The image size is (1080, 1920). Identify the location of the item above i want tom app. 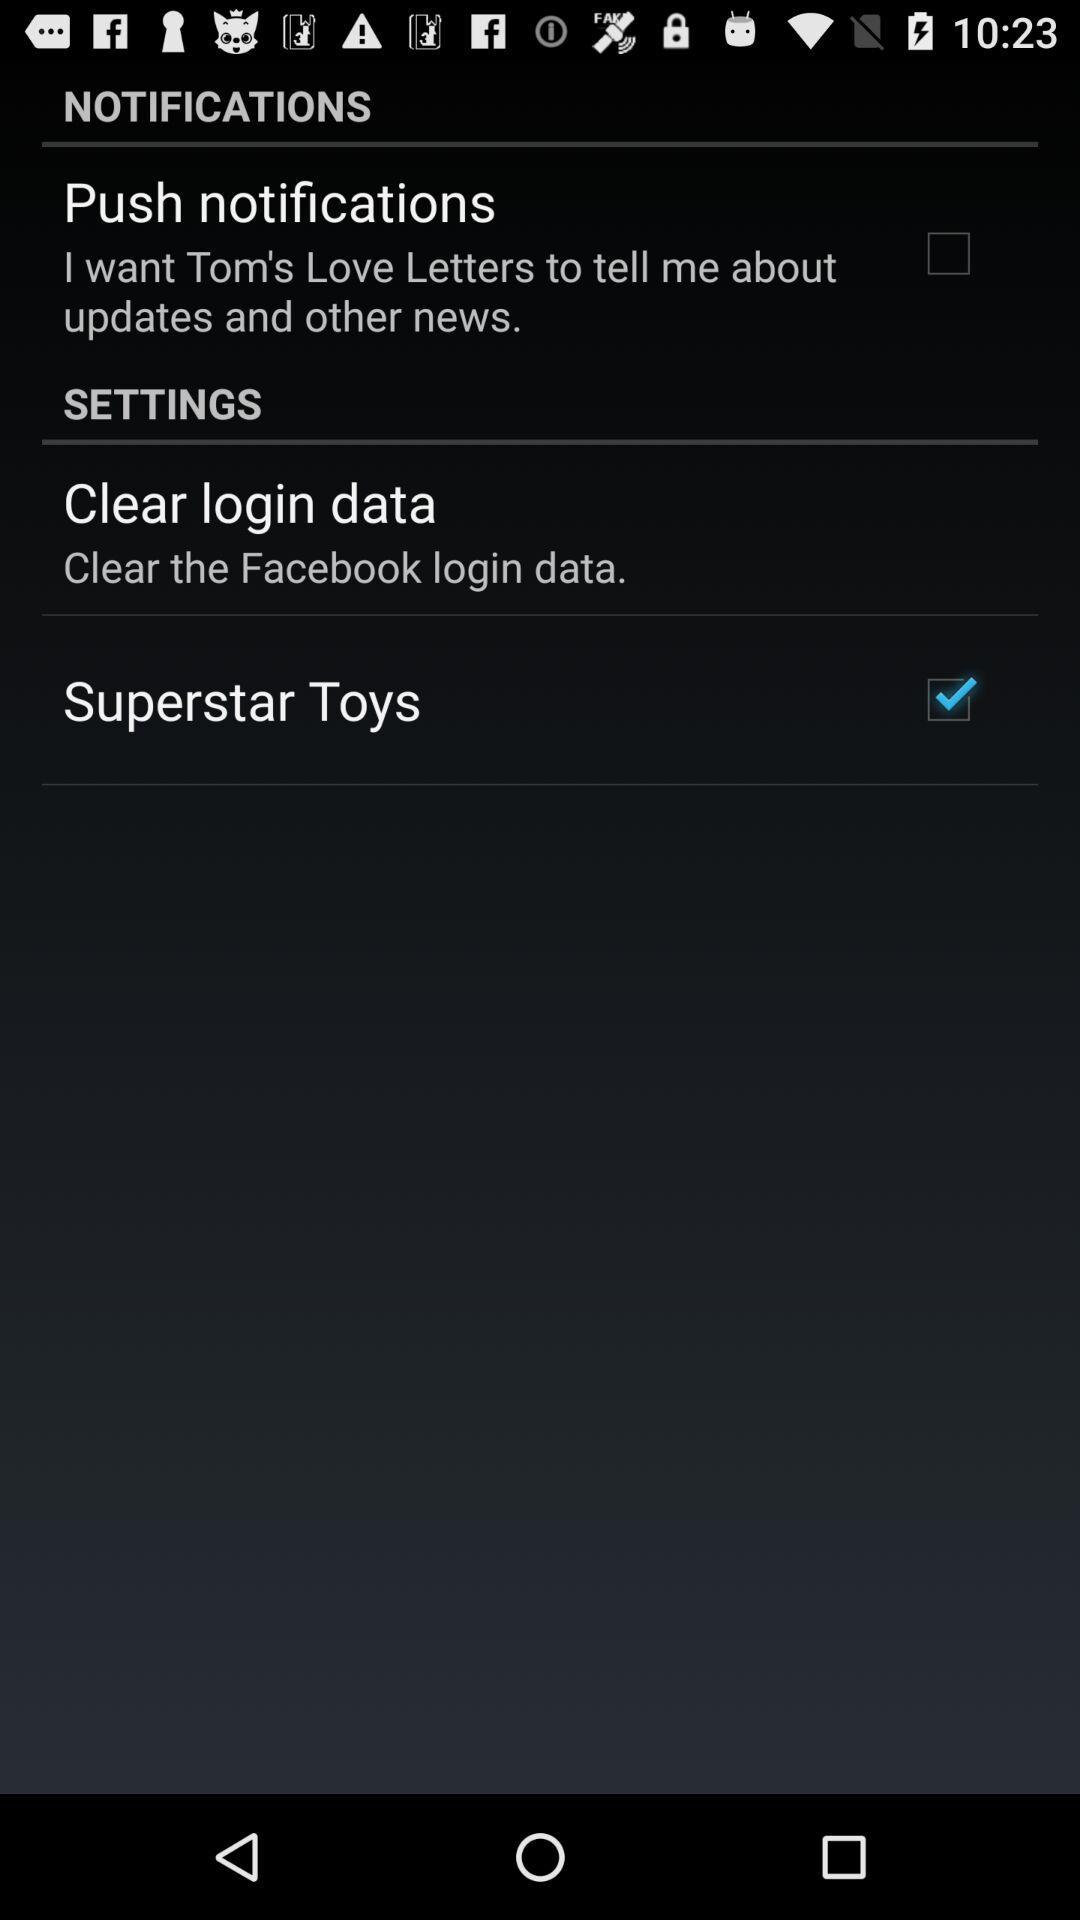
(279, 200).